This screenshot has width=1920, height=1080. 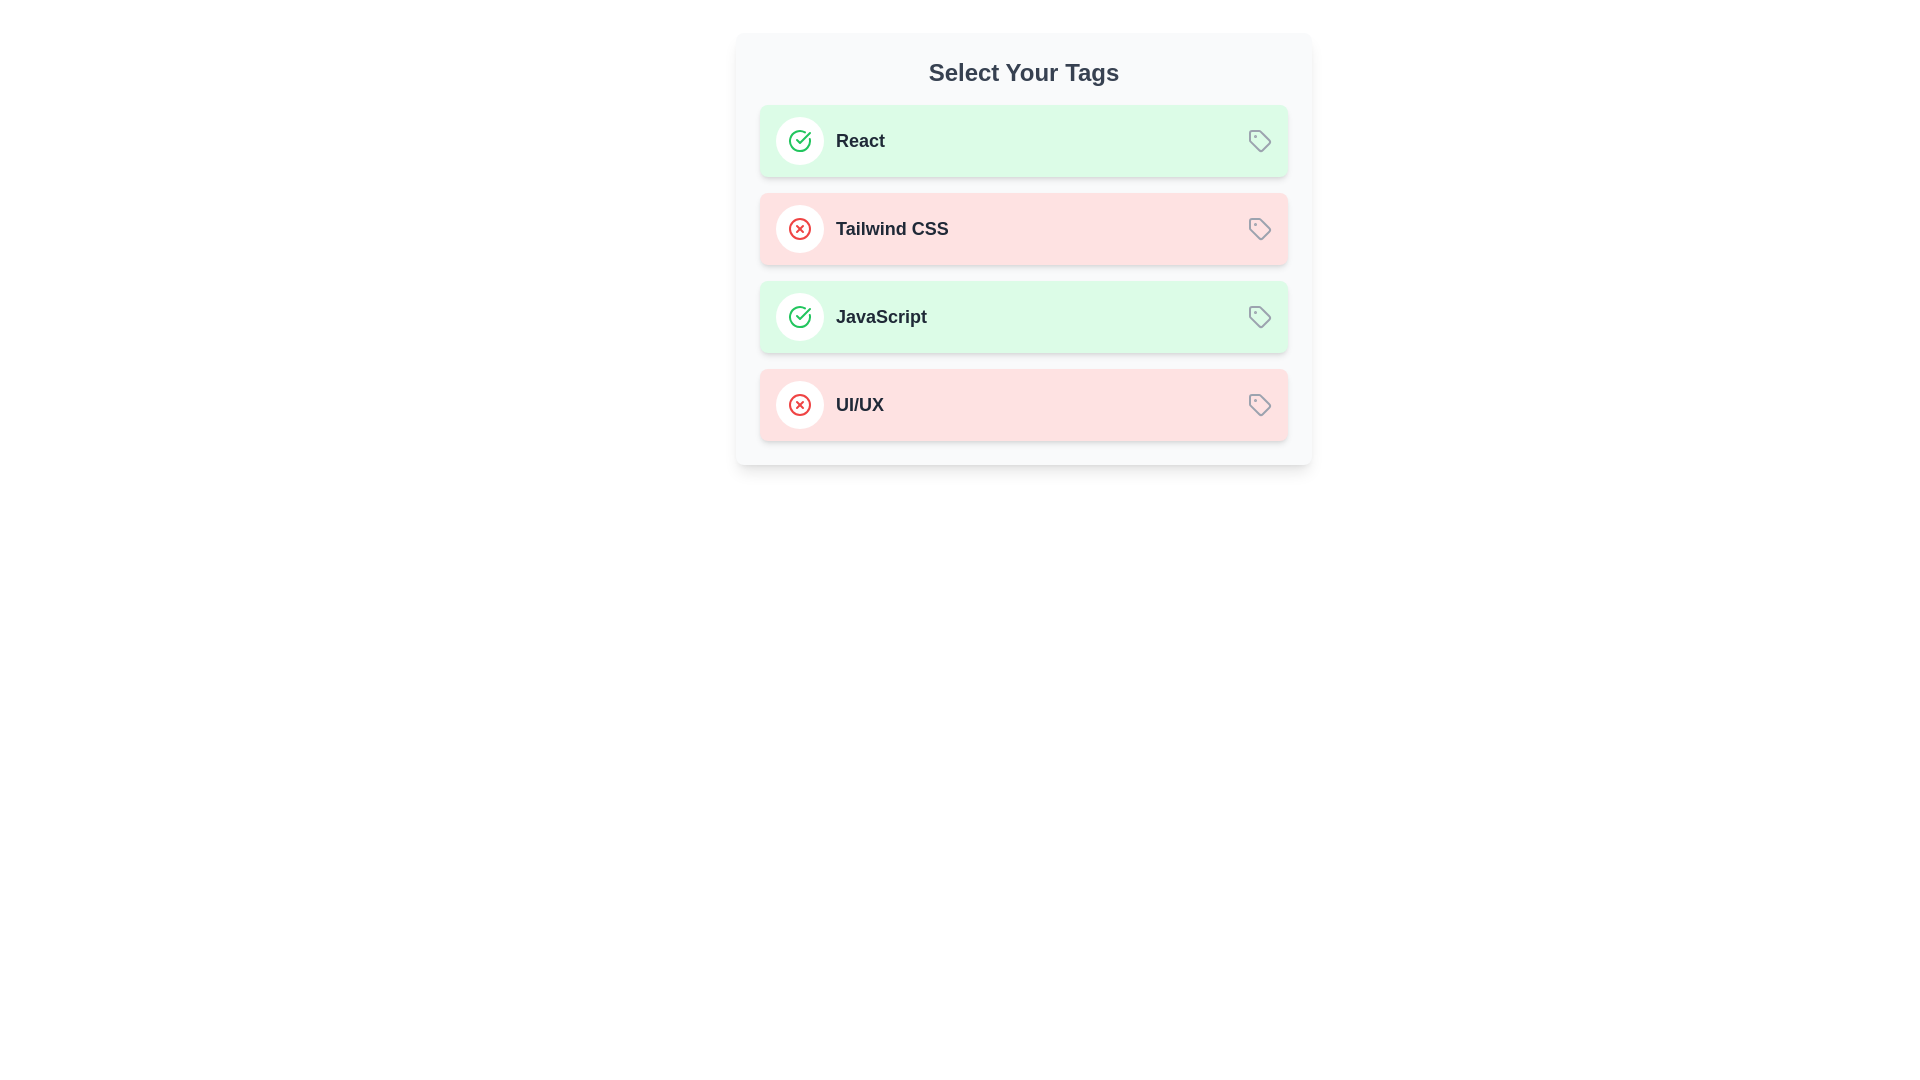 I want to click on the second tag indicator in the vertical list, so click(x=862, y=227).